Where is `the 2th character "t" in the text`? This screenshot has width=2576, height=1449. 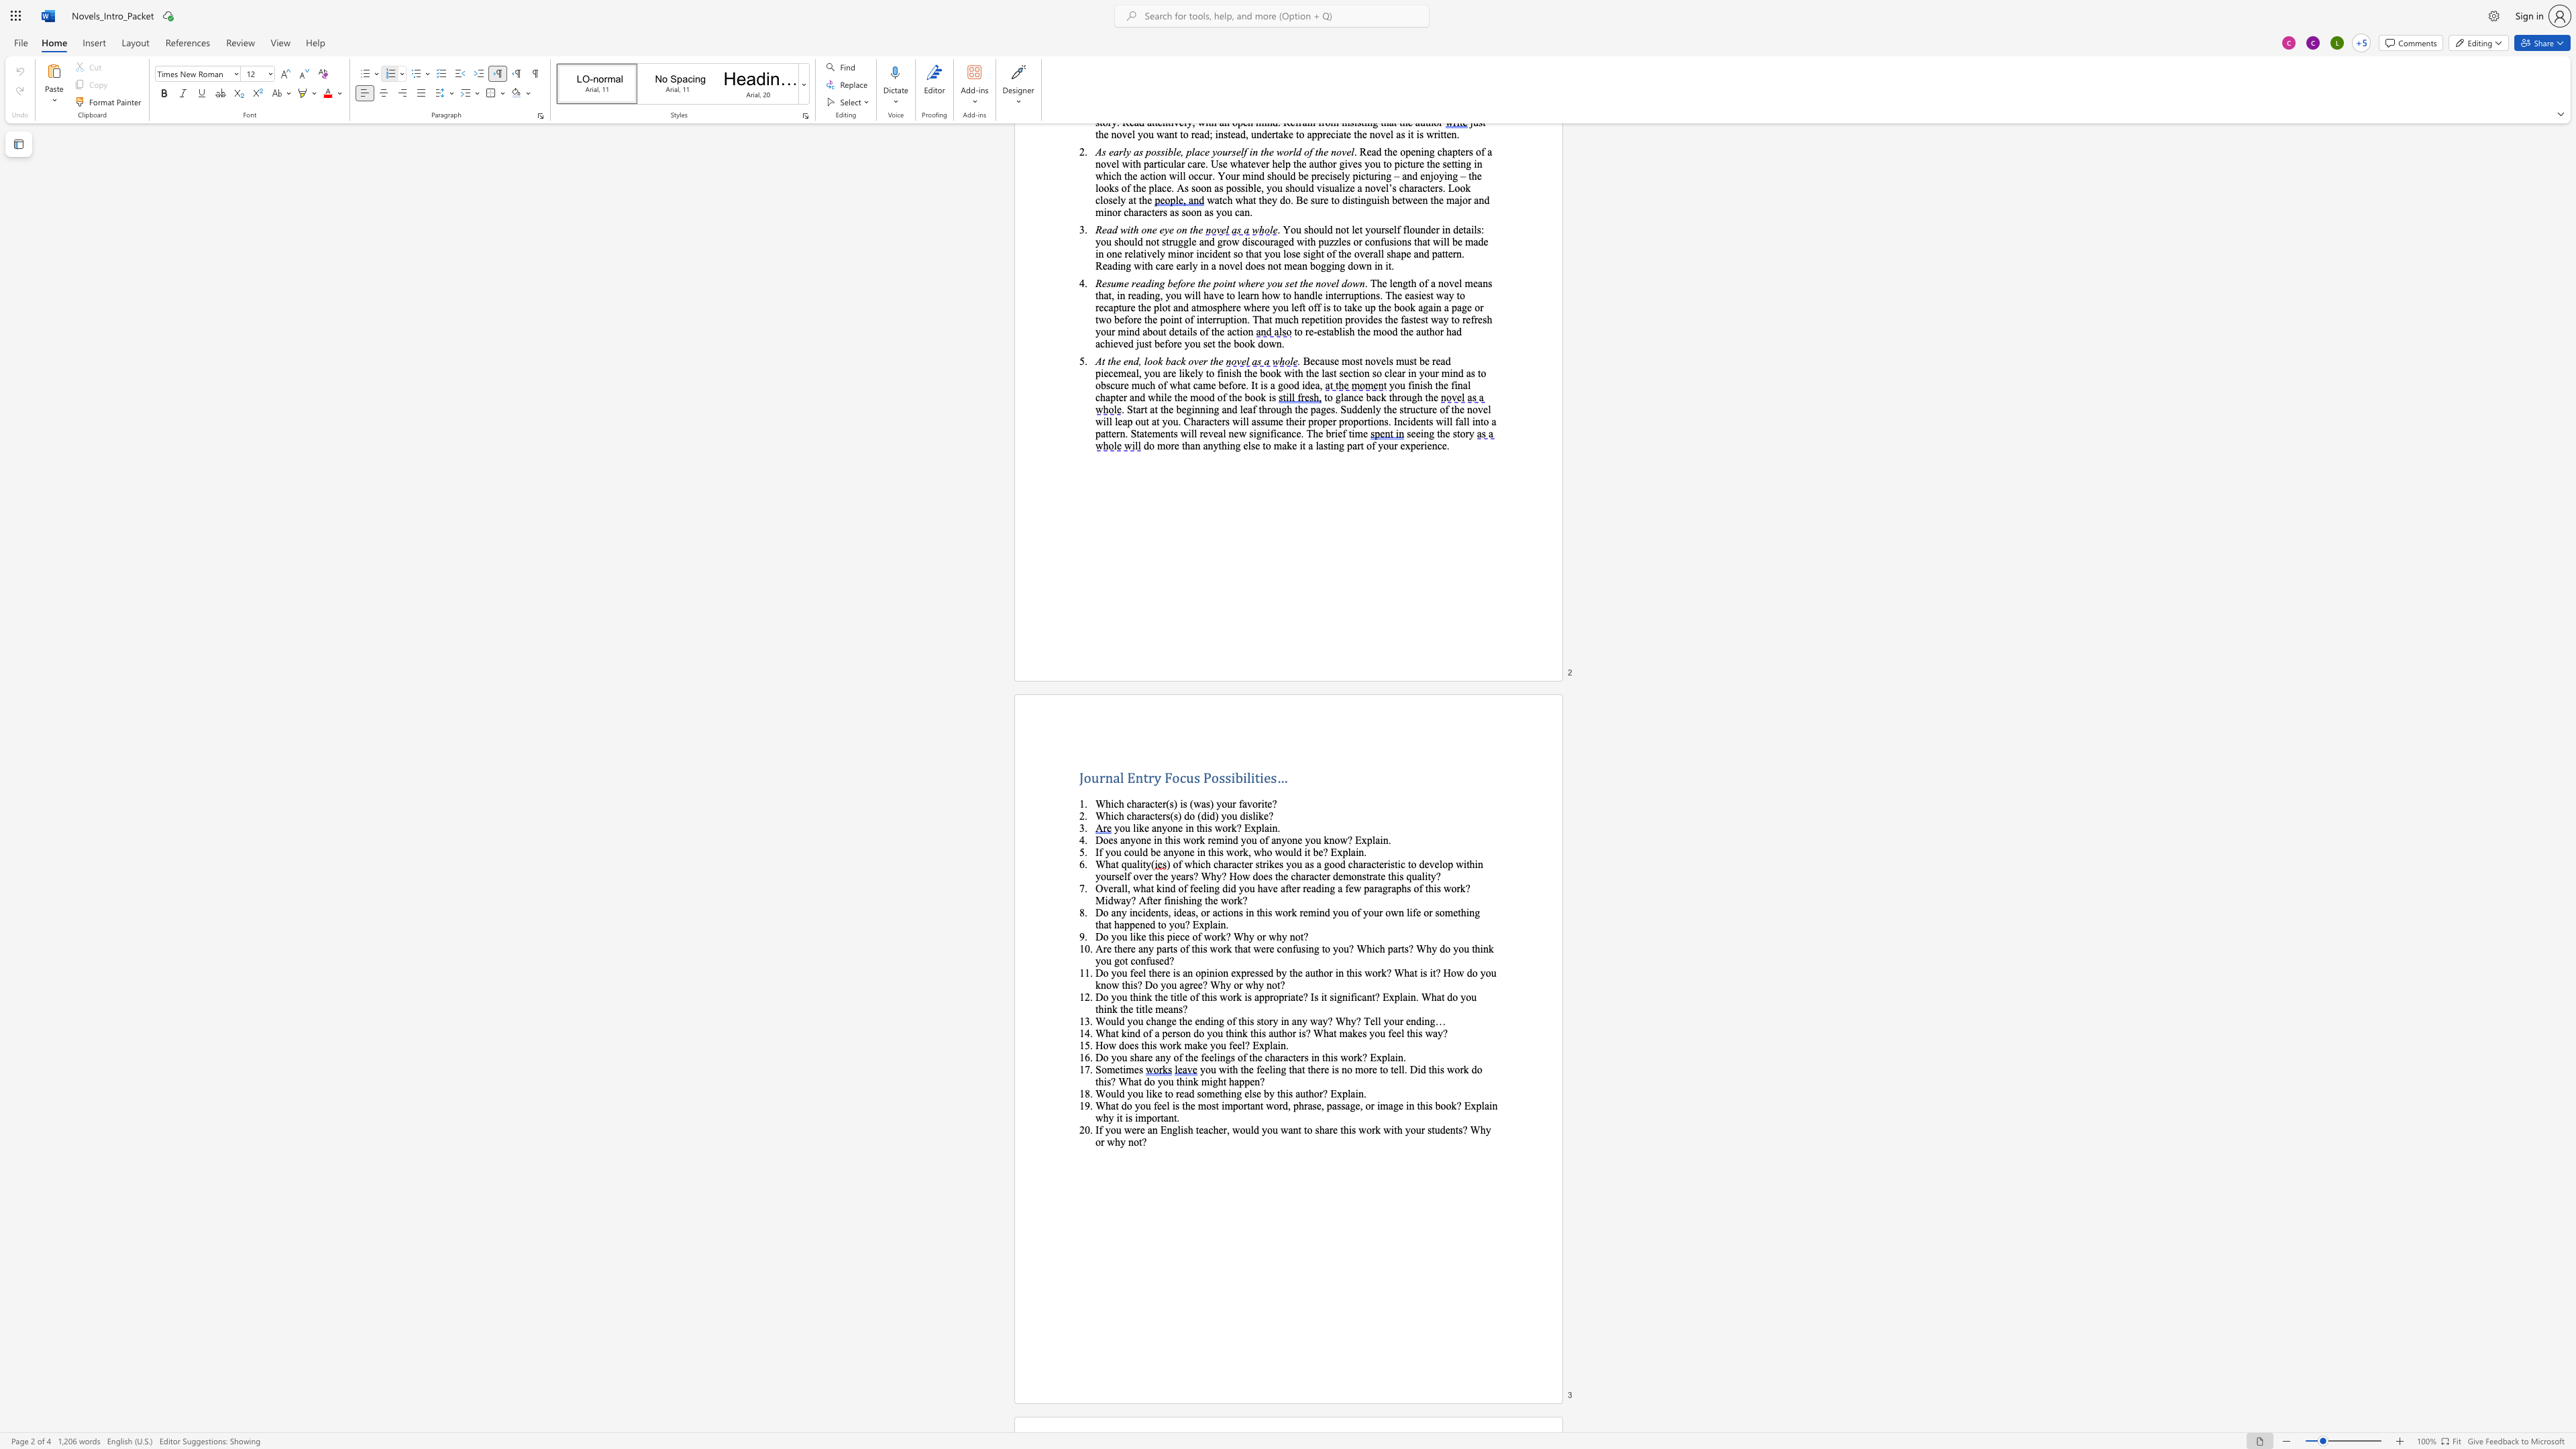
the 2th character "t" in the text is located at coordinates (1291, 972).